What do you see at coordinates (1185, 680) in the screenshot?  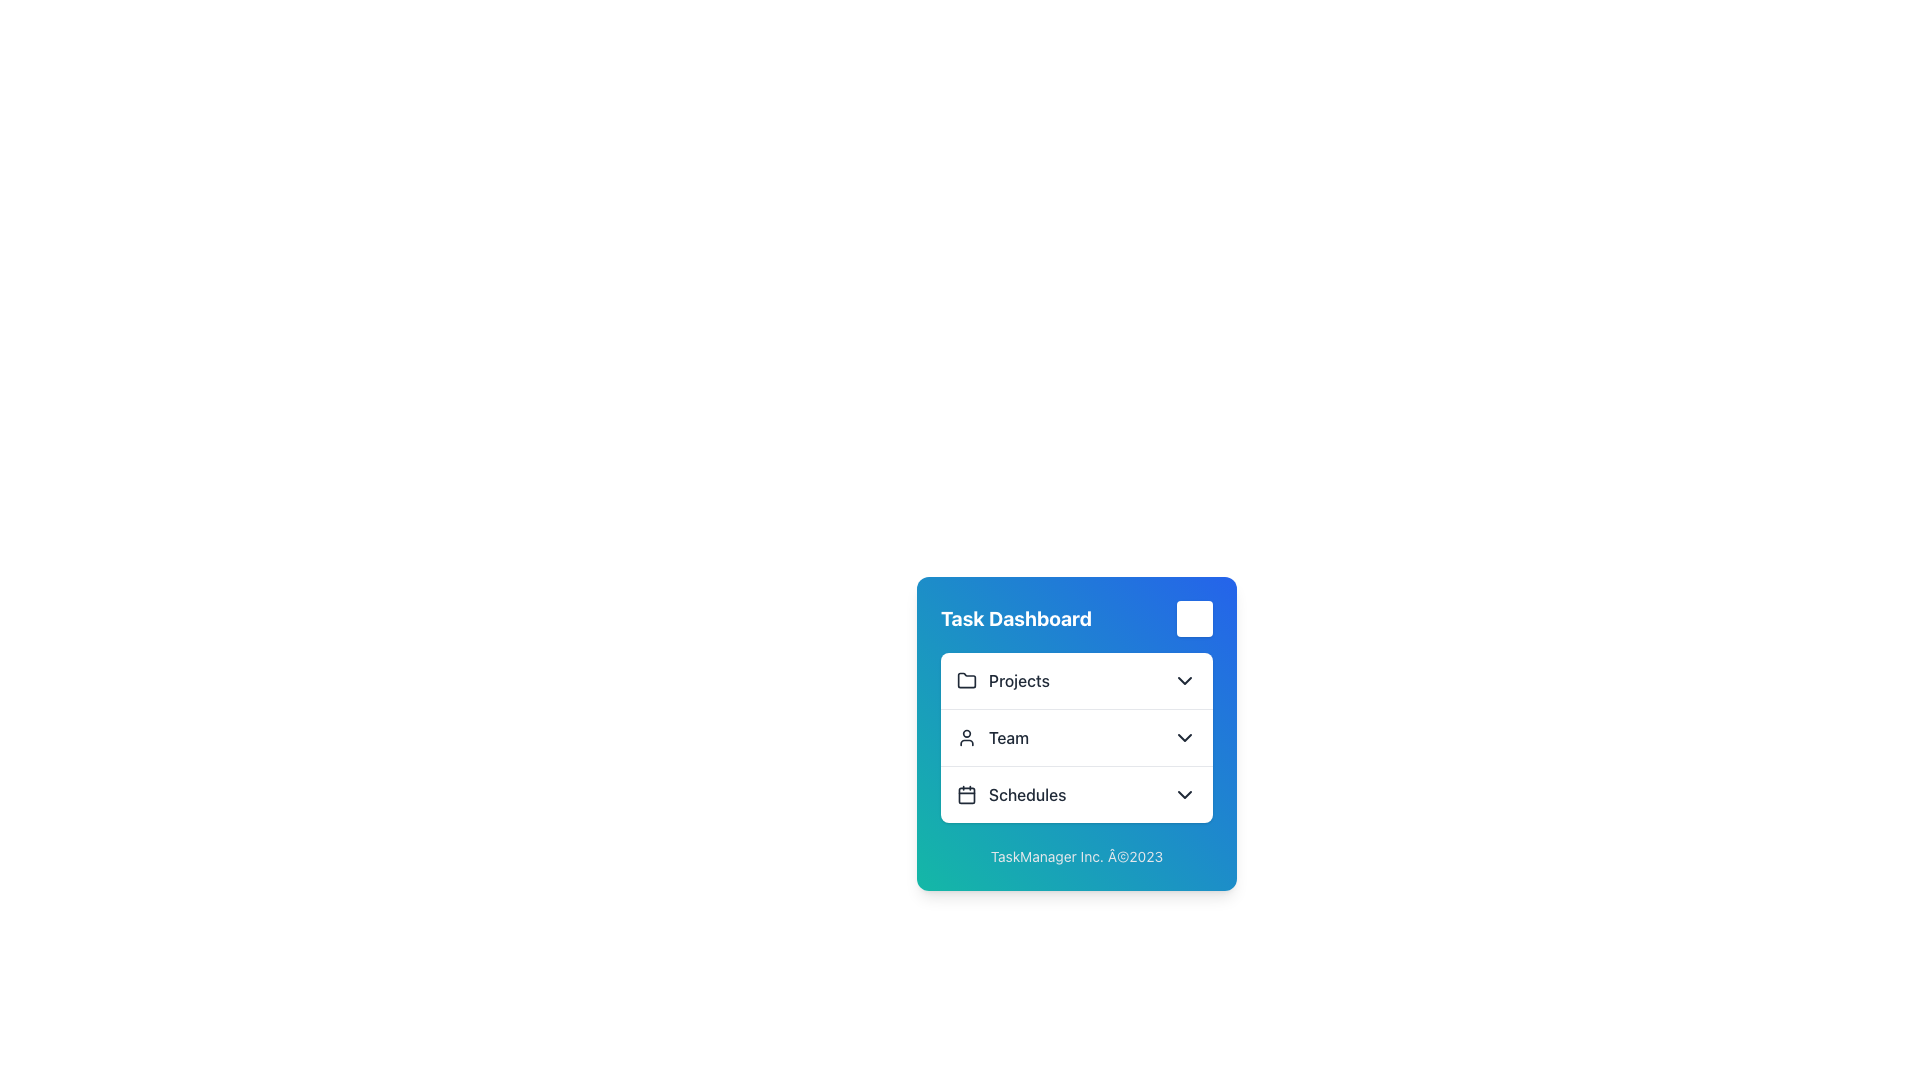 I see `the dropdown menu indicator icon located near the right edge of the 'Projects' row` at bounding box center [1185, 680].